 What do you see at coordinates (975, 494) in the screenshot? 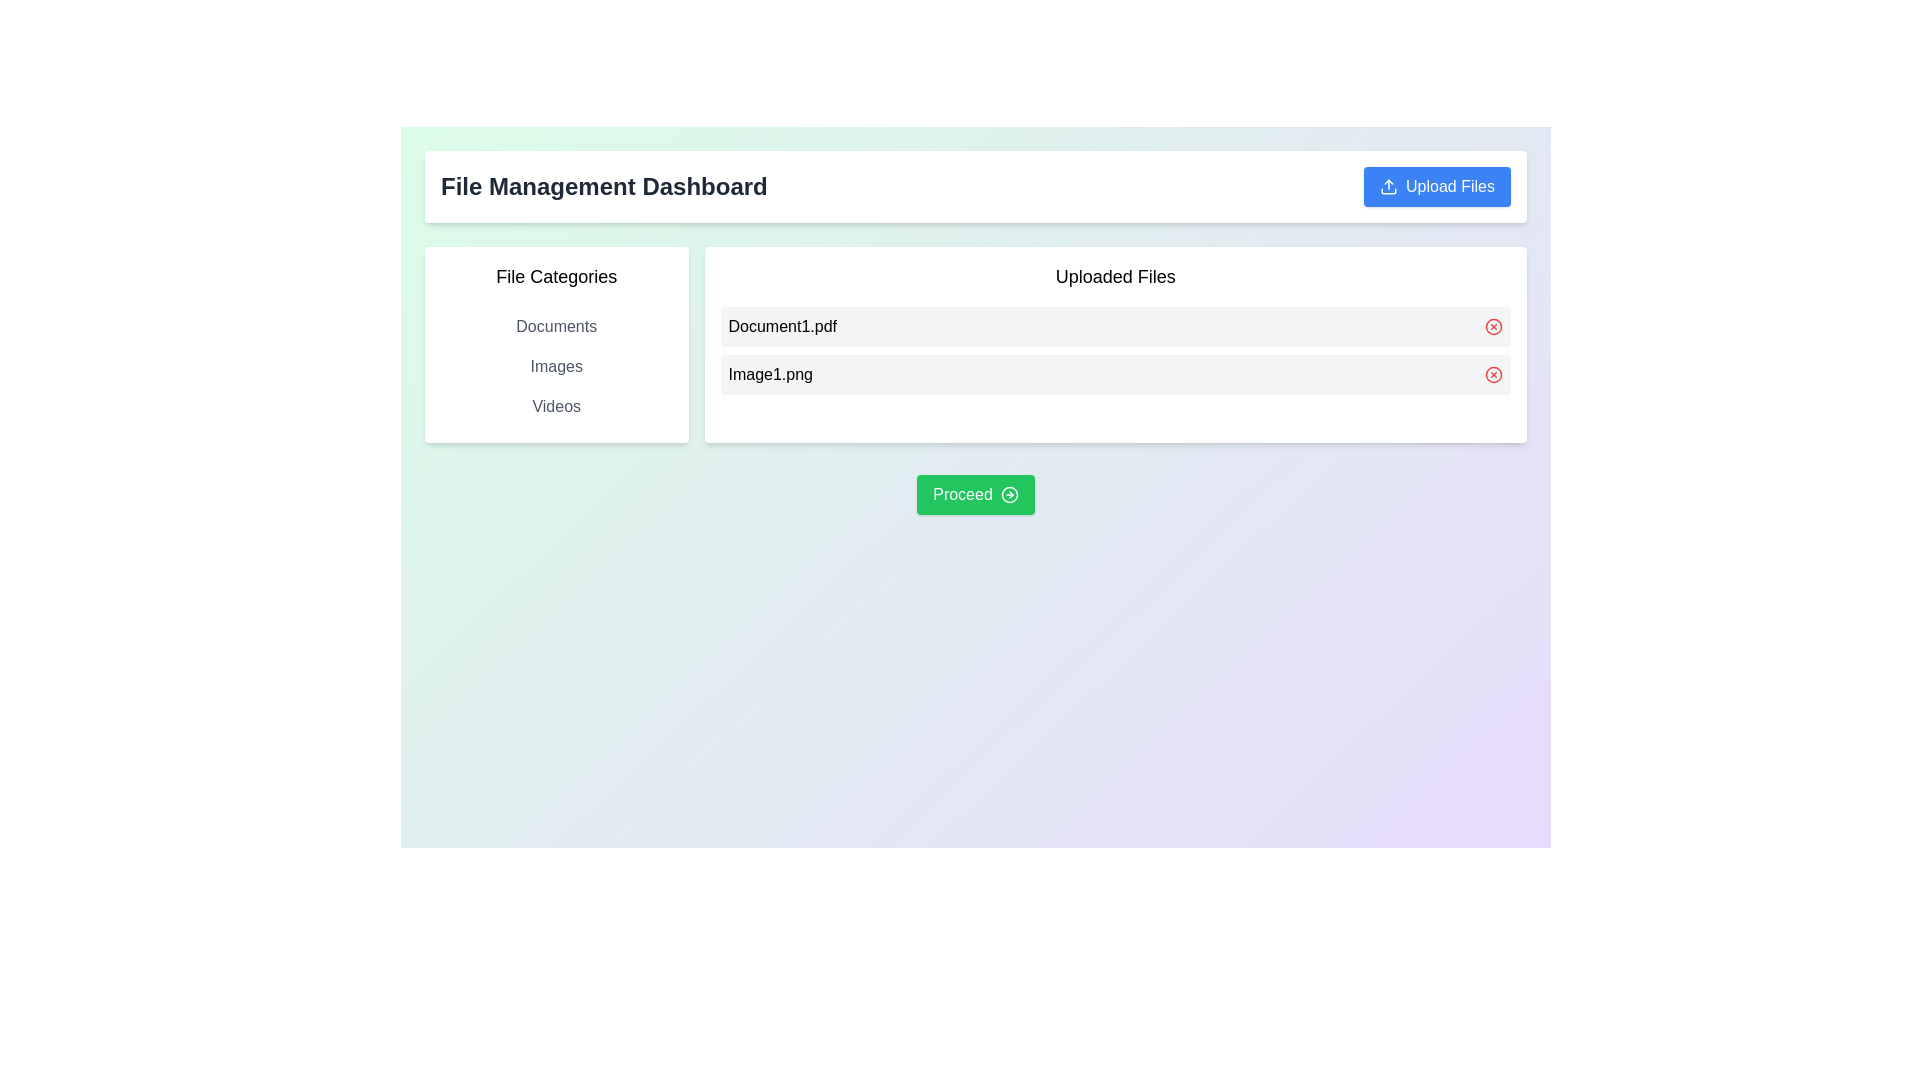
I see `the button located at the bottom center of the layout, just below the 'Uploaded Files' section, to proceed to the next step` at bounding box center [975, 494].